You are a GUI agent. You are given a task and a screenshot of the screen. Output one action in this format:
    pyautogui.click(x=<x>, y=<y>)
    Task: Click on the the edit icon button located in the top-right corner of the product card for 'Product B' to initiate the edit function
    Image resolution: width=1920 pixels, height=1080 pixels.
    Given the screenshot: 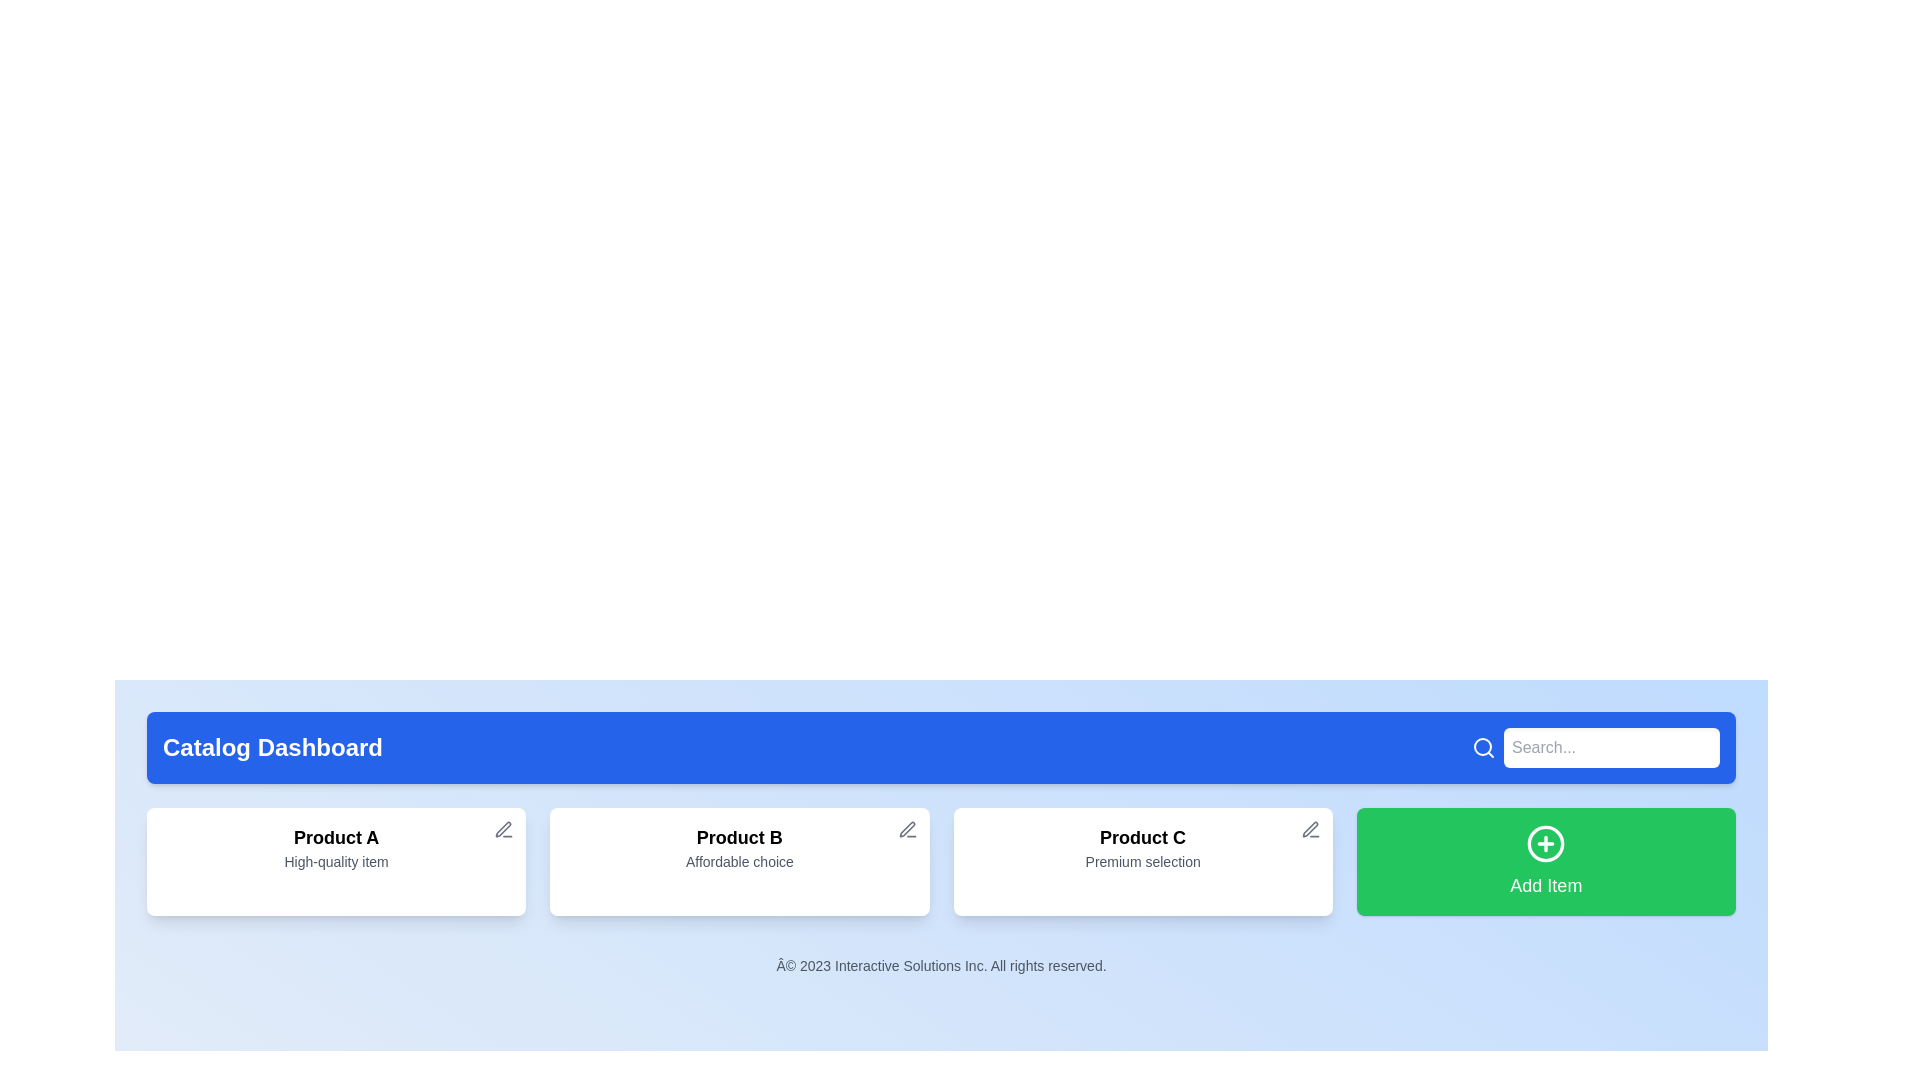 What is the action you would take?
    pyautogui.click(x=906, y=829)
    